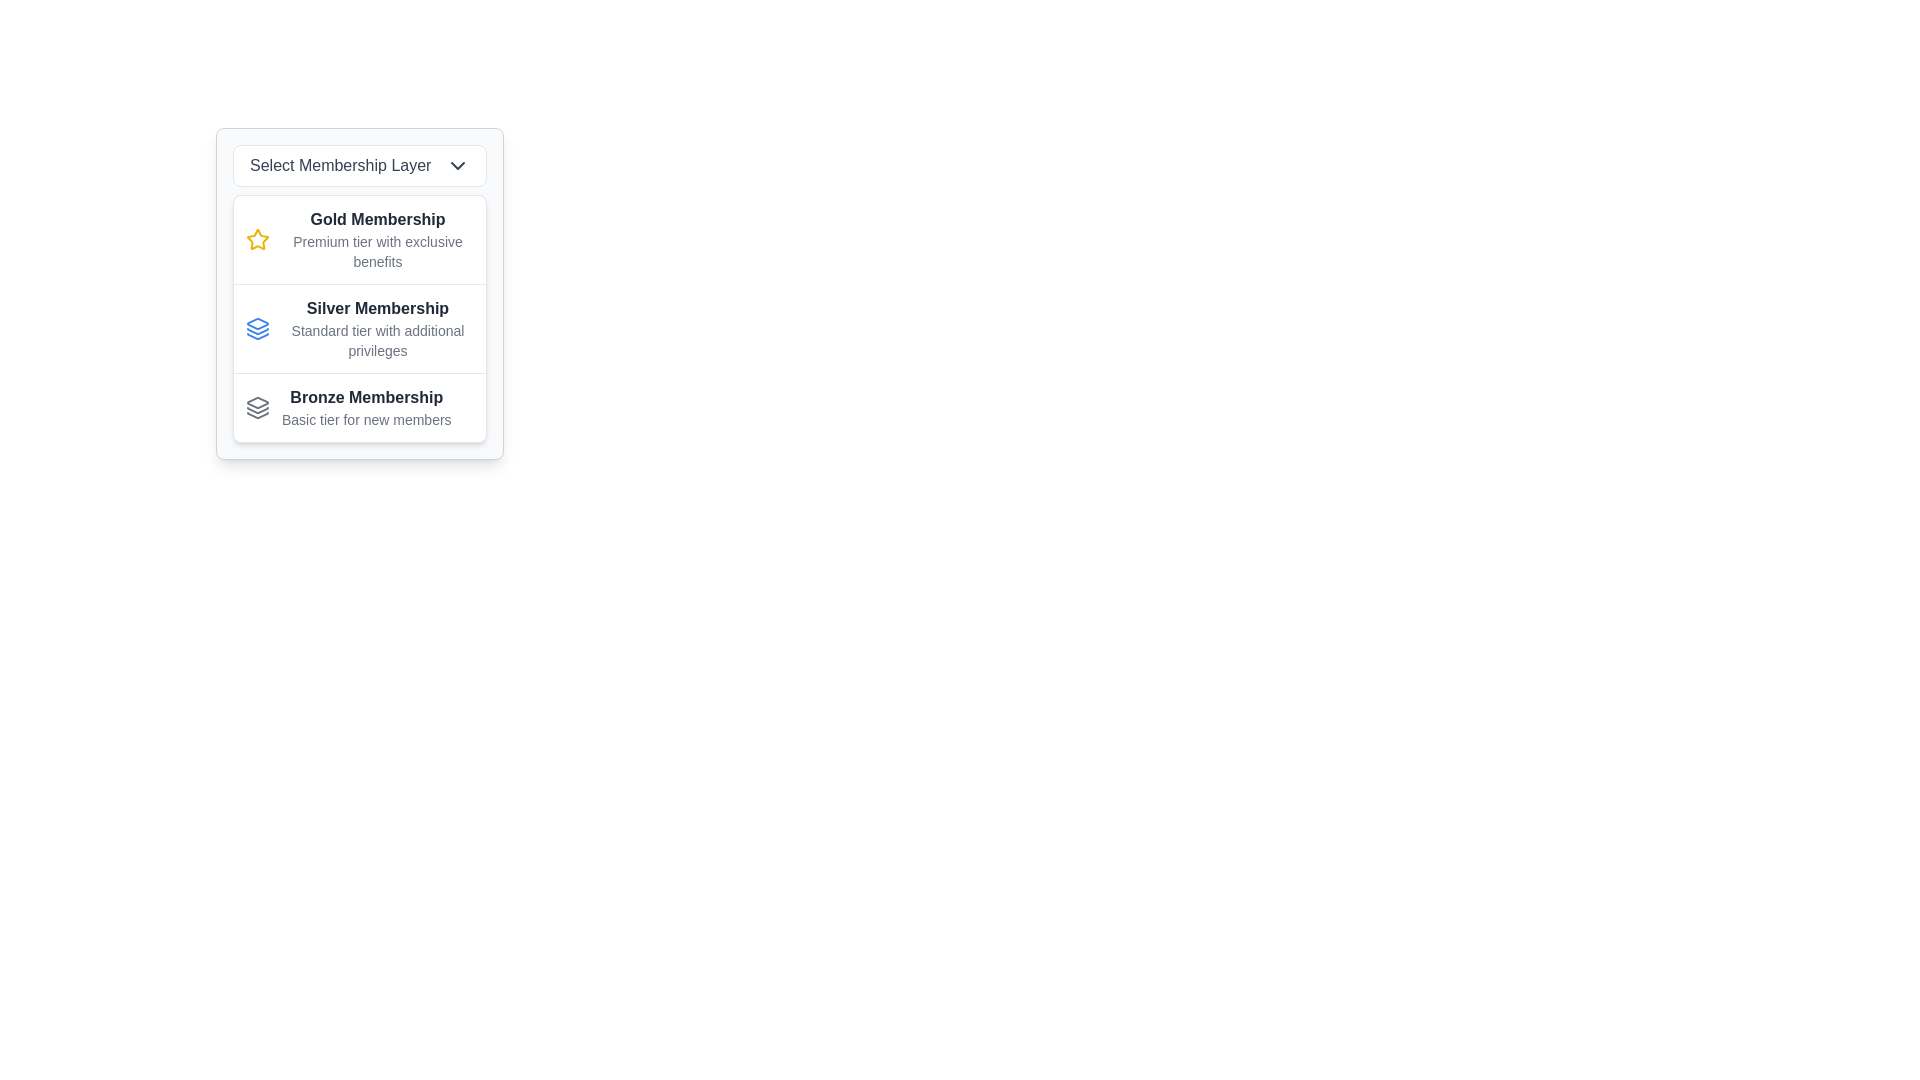  What do you see at coordinates (257, 414) in the screenshot?
I see `the third layer vector graphic element in the stack icon, which is visually represented with a slanted design and shadowing effect` at bounding box center [257, 414].